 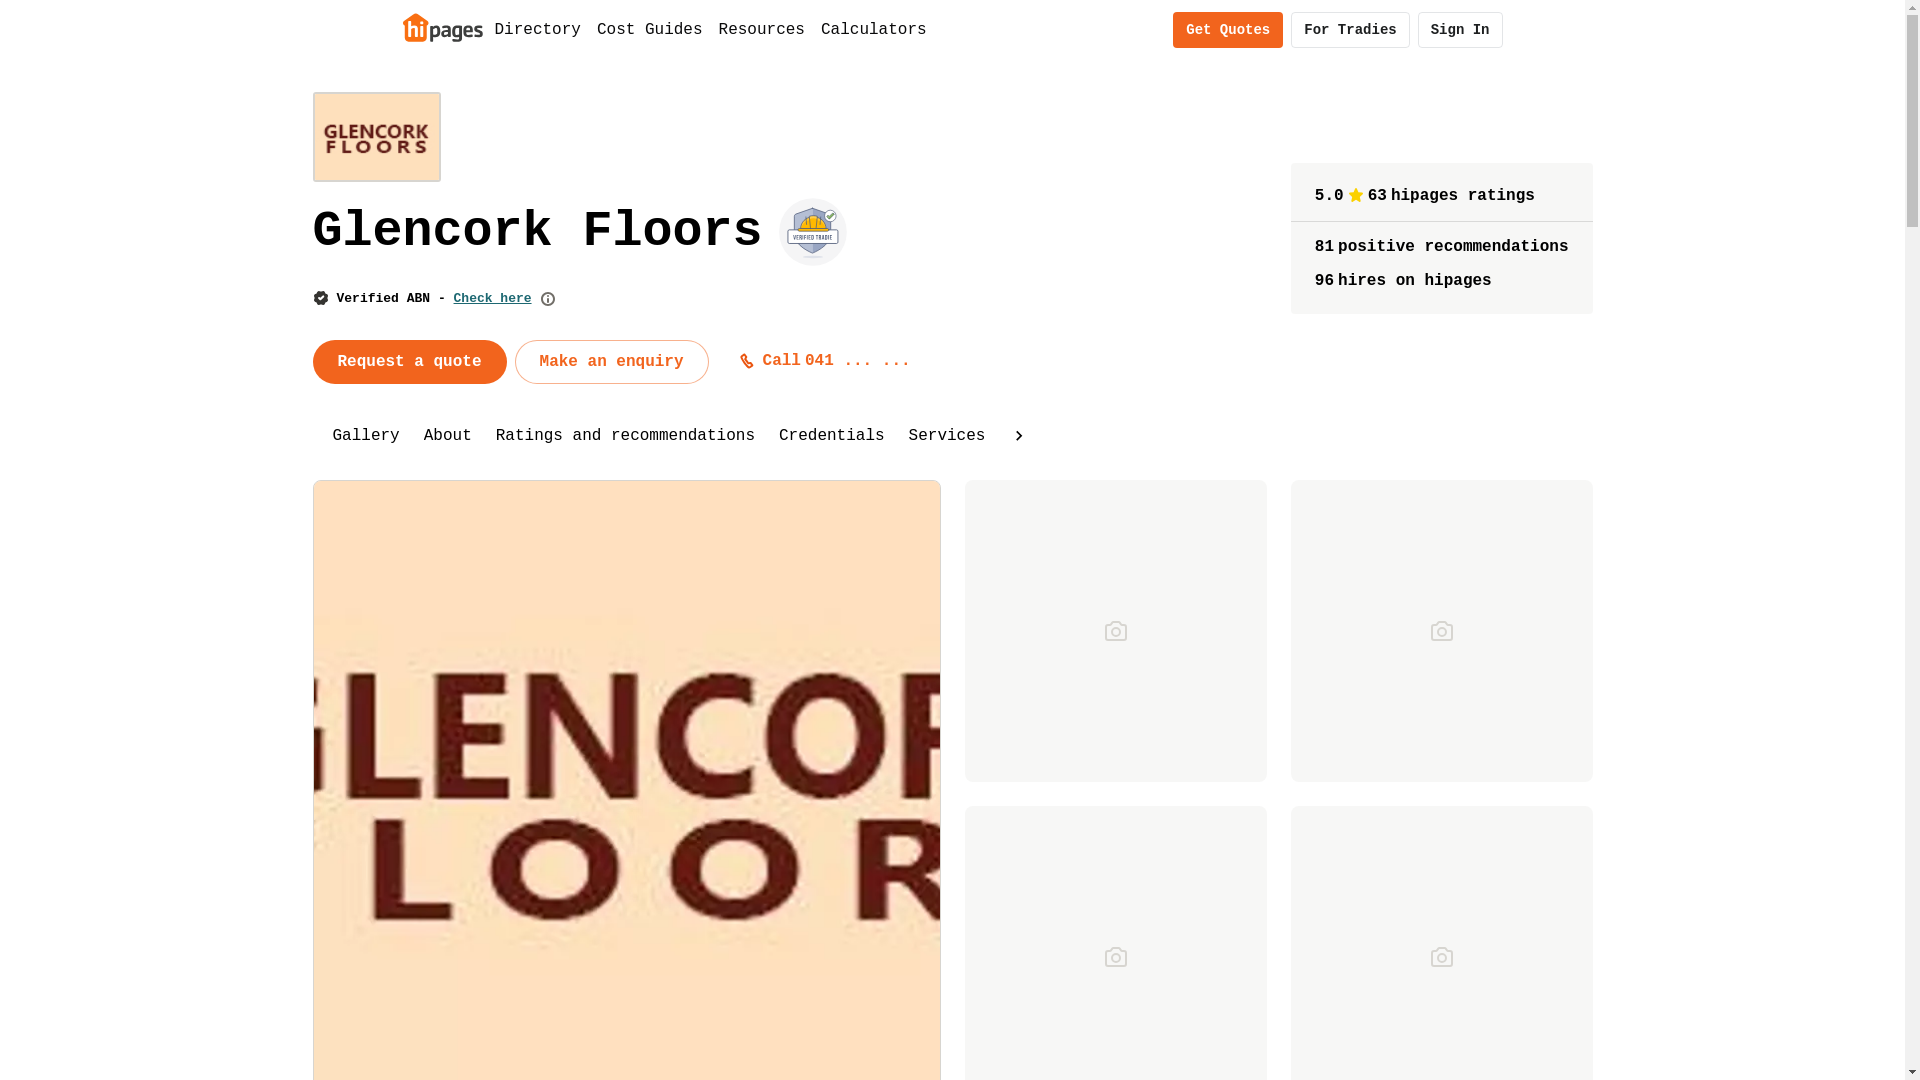 What do you see at coordinates (761, 30) in the screenshot?
I see `'Resources'` at bounding box center [761, 30].